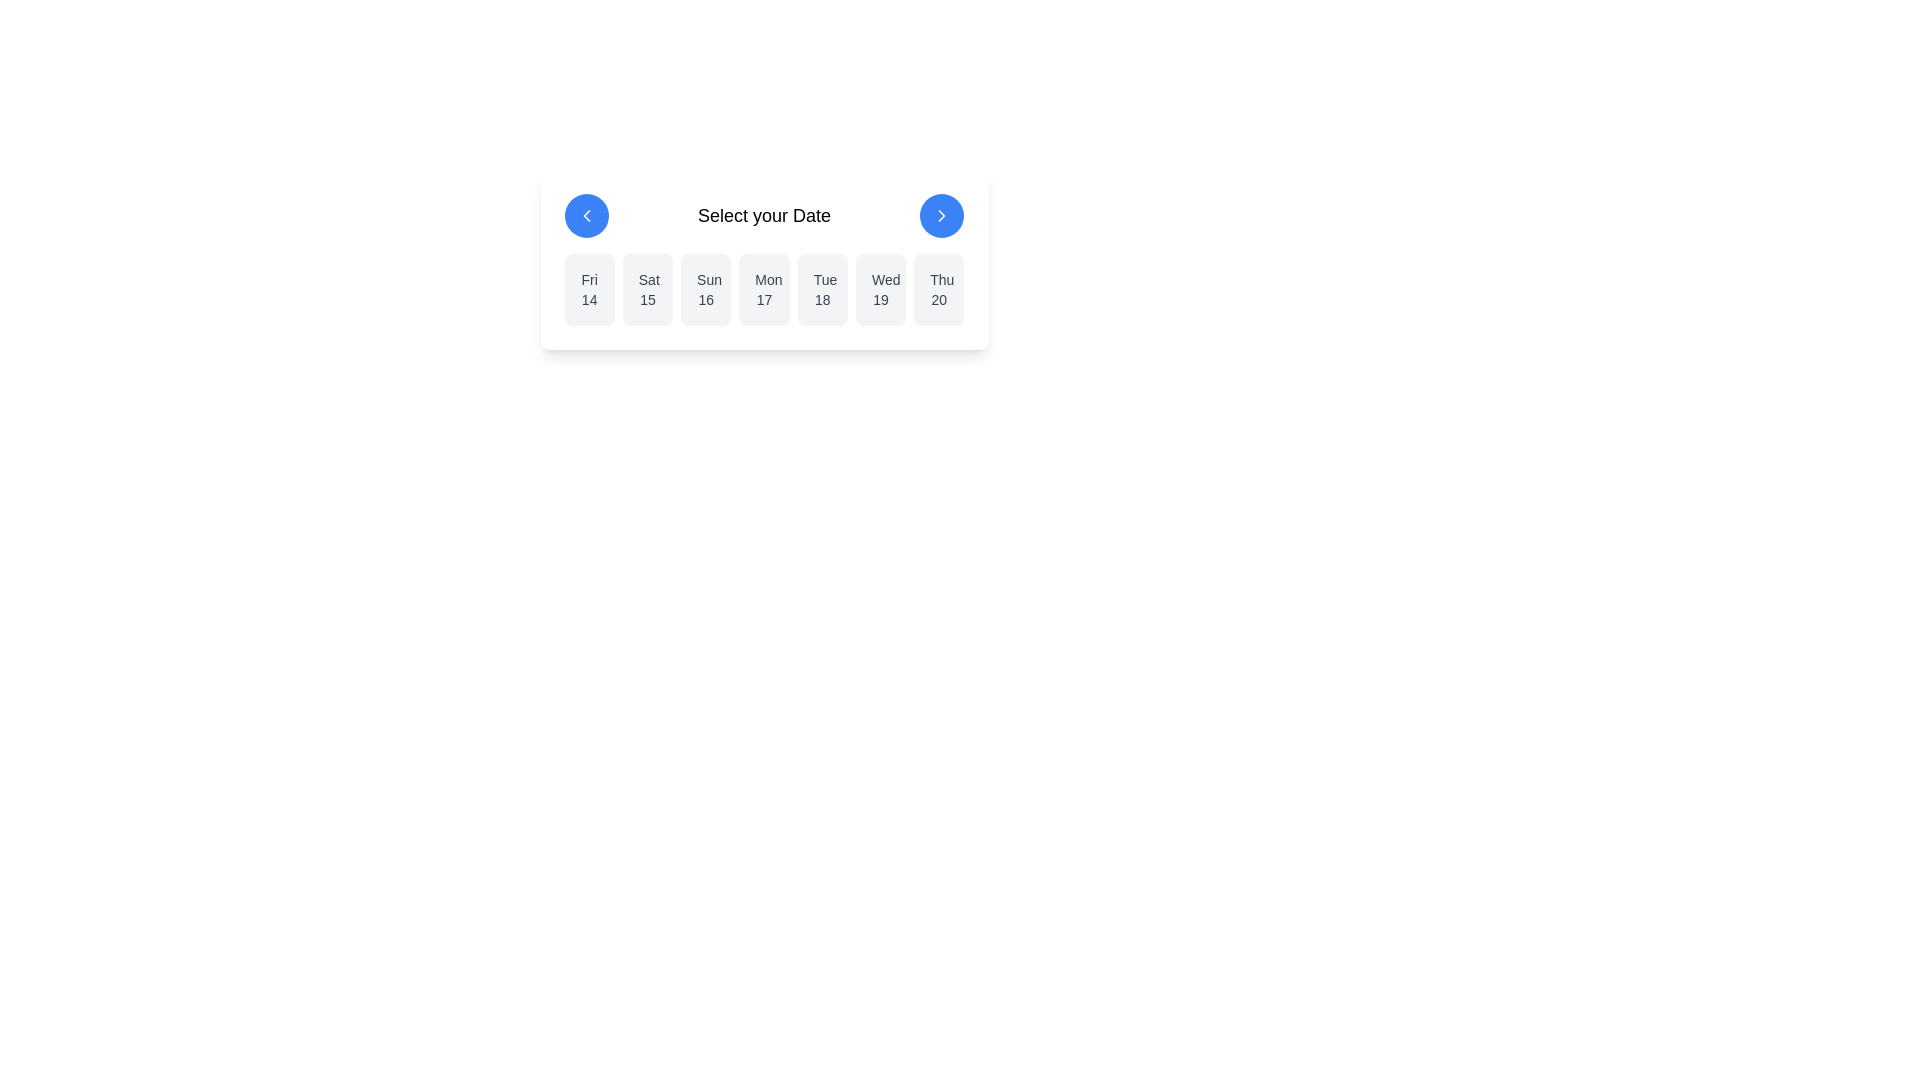 The image size is (1920, 1080). Describe the element at coordinates (941, 216) in the screenshot. I see `the blue circular navigation icon located on the right side of the interface` at that location.